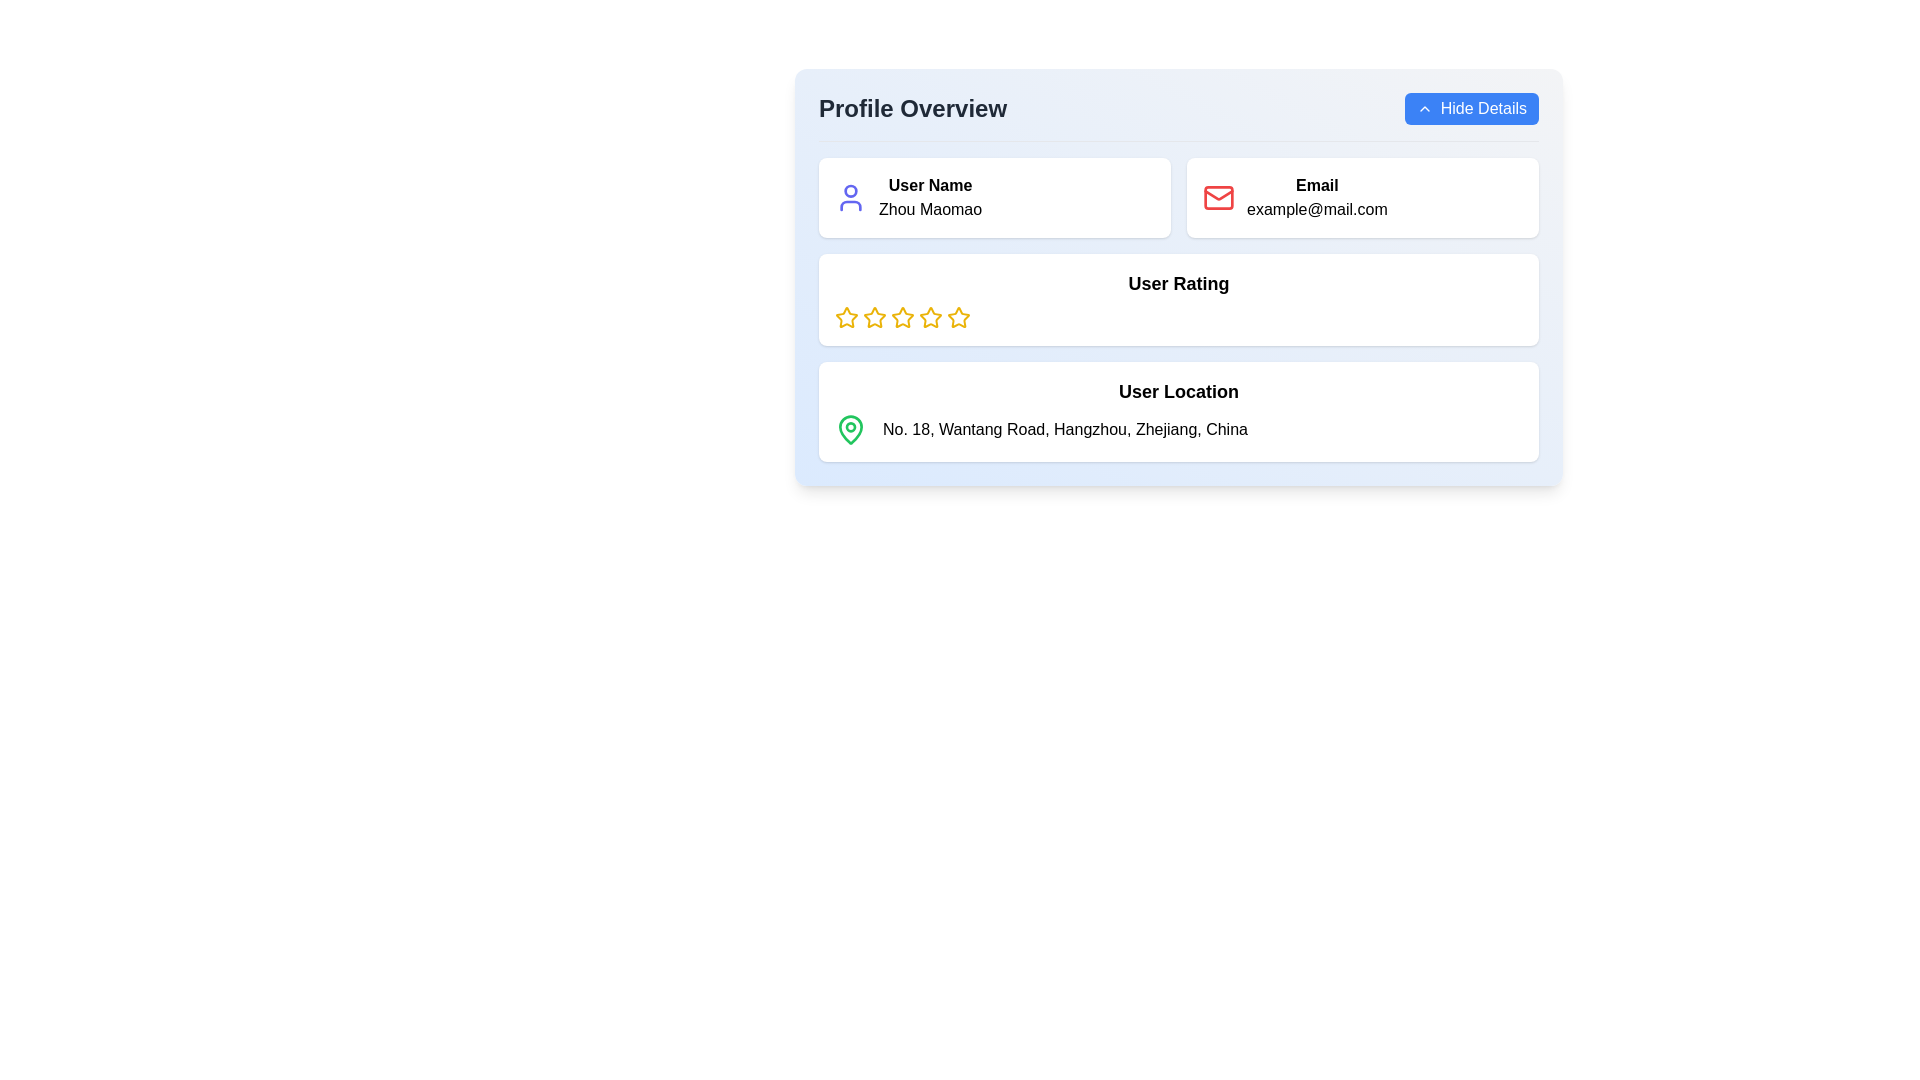  What do you see at coordinates (994, 197) in the screenshot?
I see `the Information Display Card that displays the user's username and full name, located at the top-left corner of the grid layout` at bounding box center [994, 197].